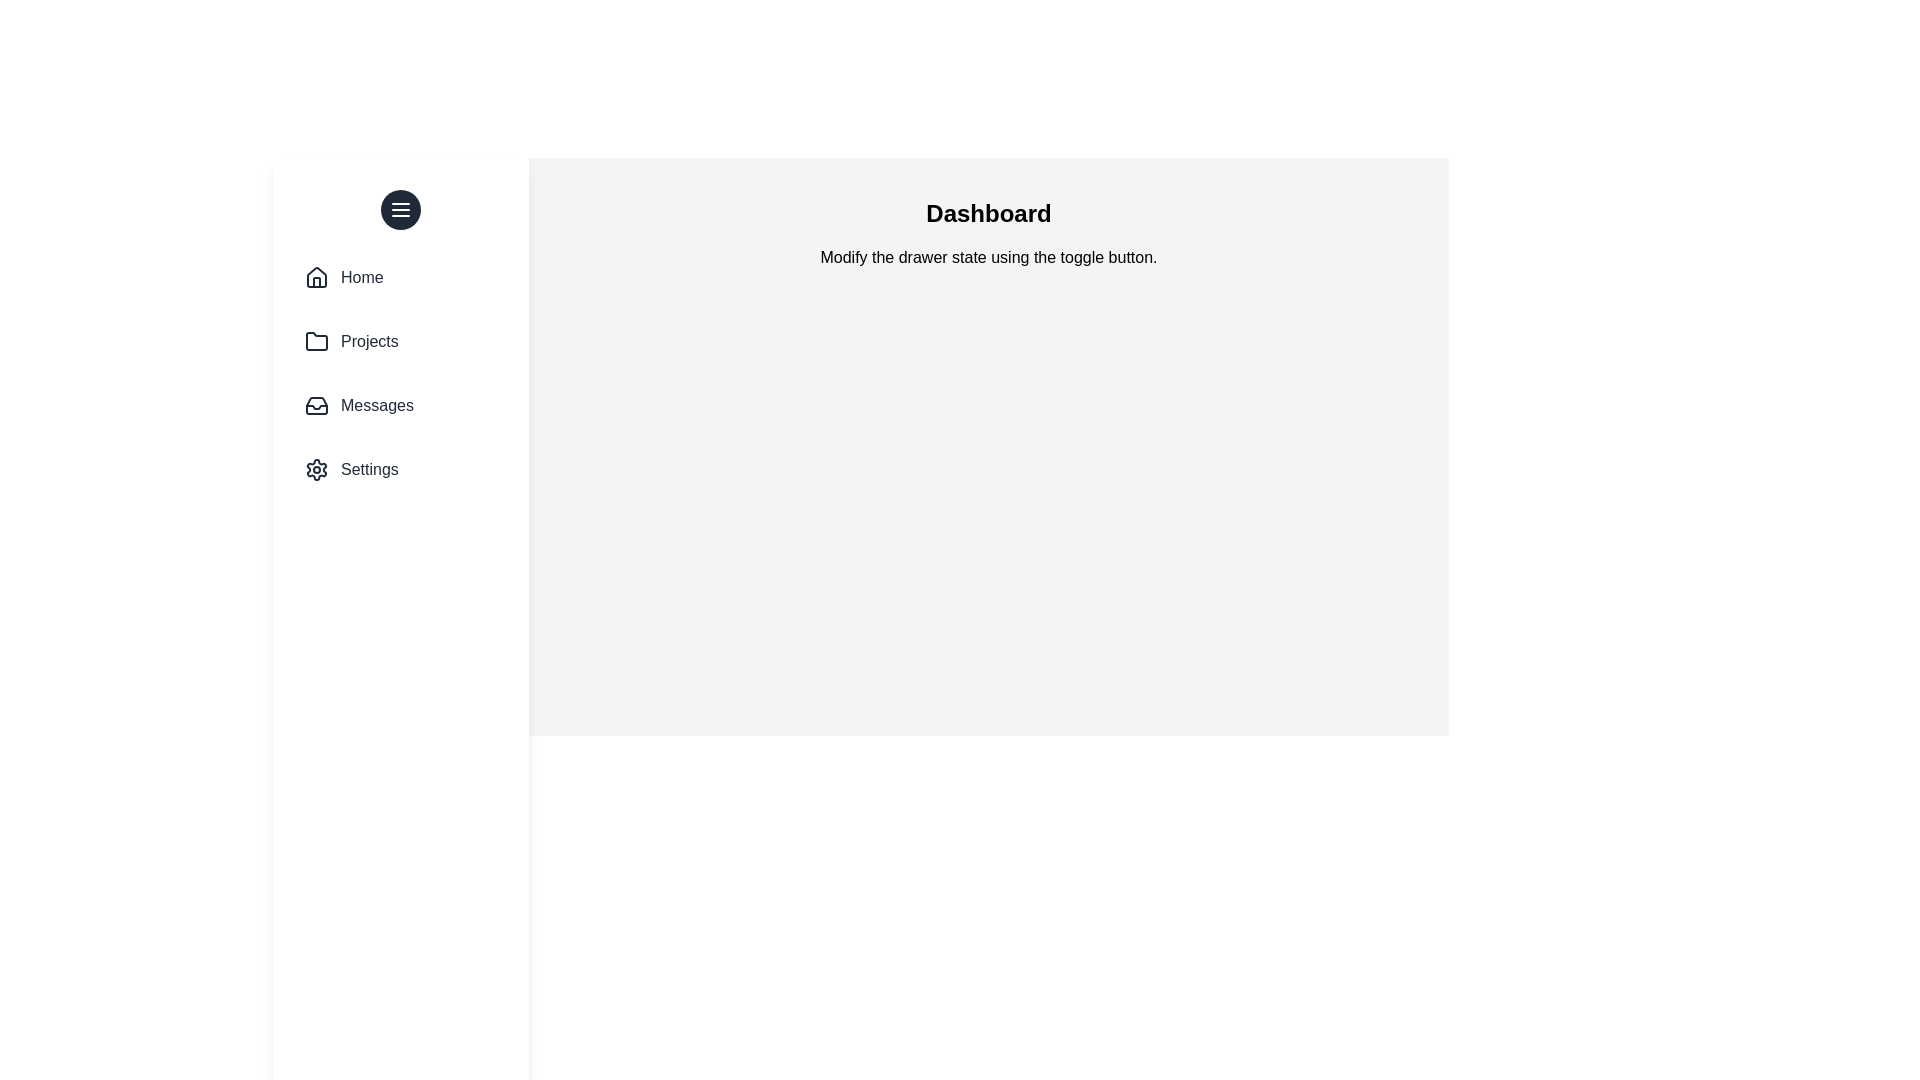 The image size is (1920, 1080). Describe the element at coordinates (369, 470) in the screenshot. I see `the text 'Settings' in the drawer` at that location.